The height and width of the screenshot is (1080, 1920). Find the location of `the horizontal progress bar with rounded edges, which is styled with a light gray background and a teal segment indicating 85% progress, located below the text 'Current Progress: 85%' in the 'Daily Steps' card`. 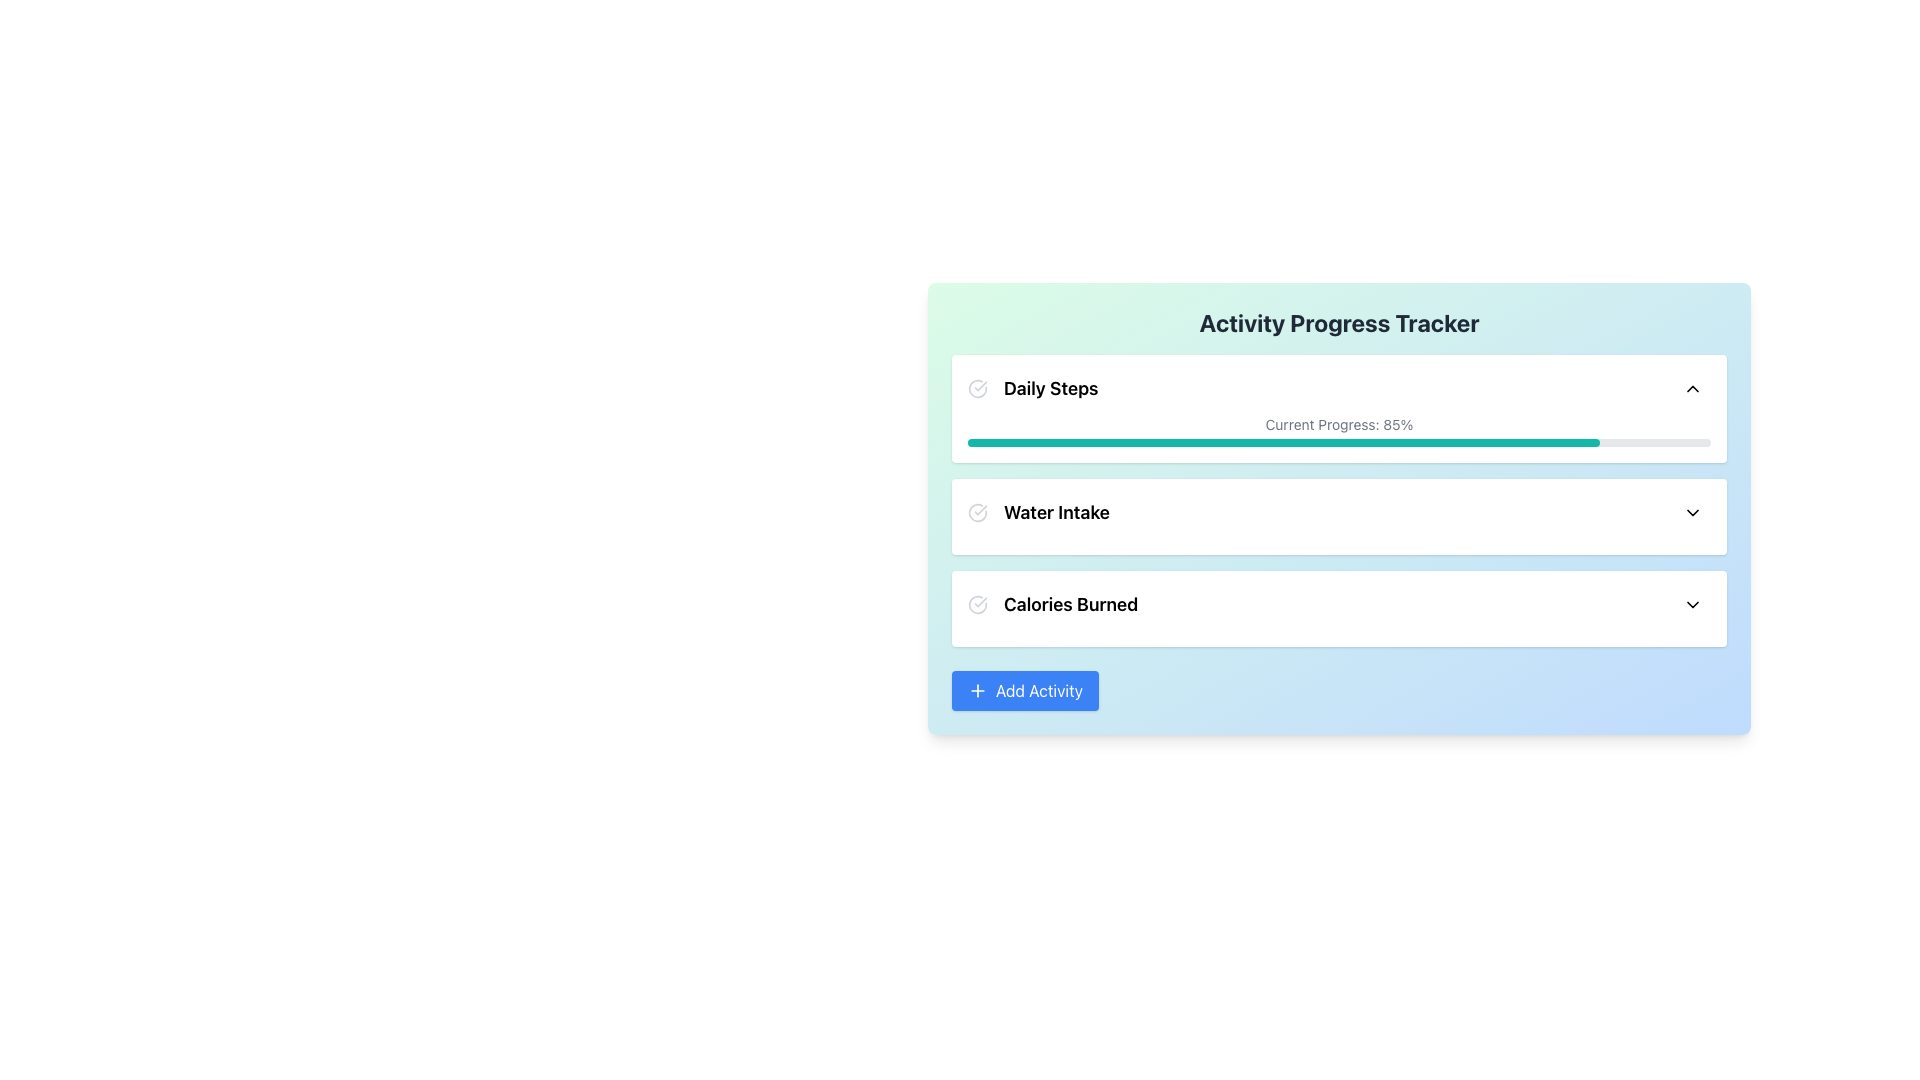

the horizontal progress bar with rounded edges, which is styled with a light gray background and a teal segment indicating 85% progress, located below the text 'Current Progress: 85%' in the 'Daily Steps' card is located at coordinates (1339, 442).